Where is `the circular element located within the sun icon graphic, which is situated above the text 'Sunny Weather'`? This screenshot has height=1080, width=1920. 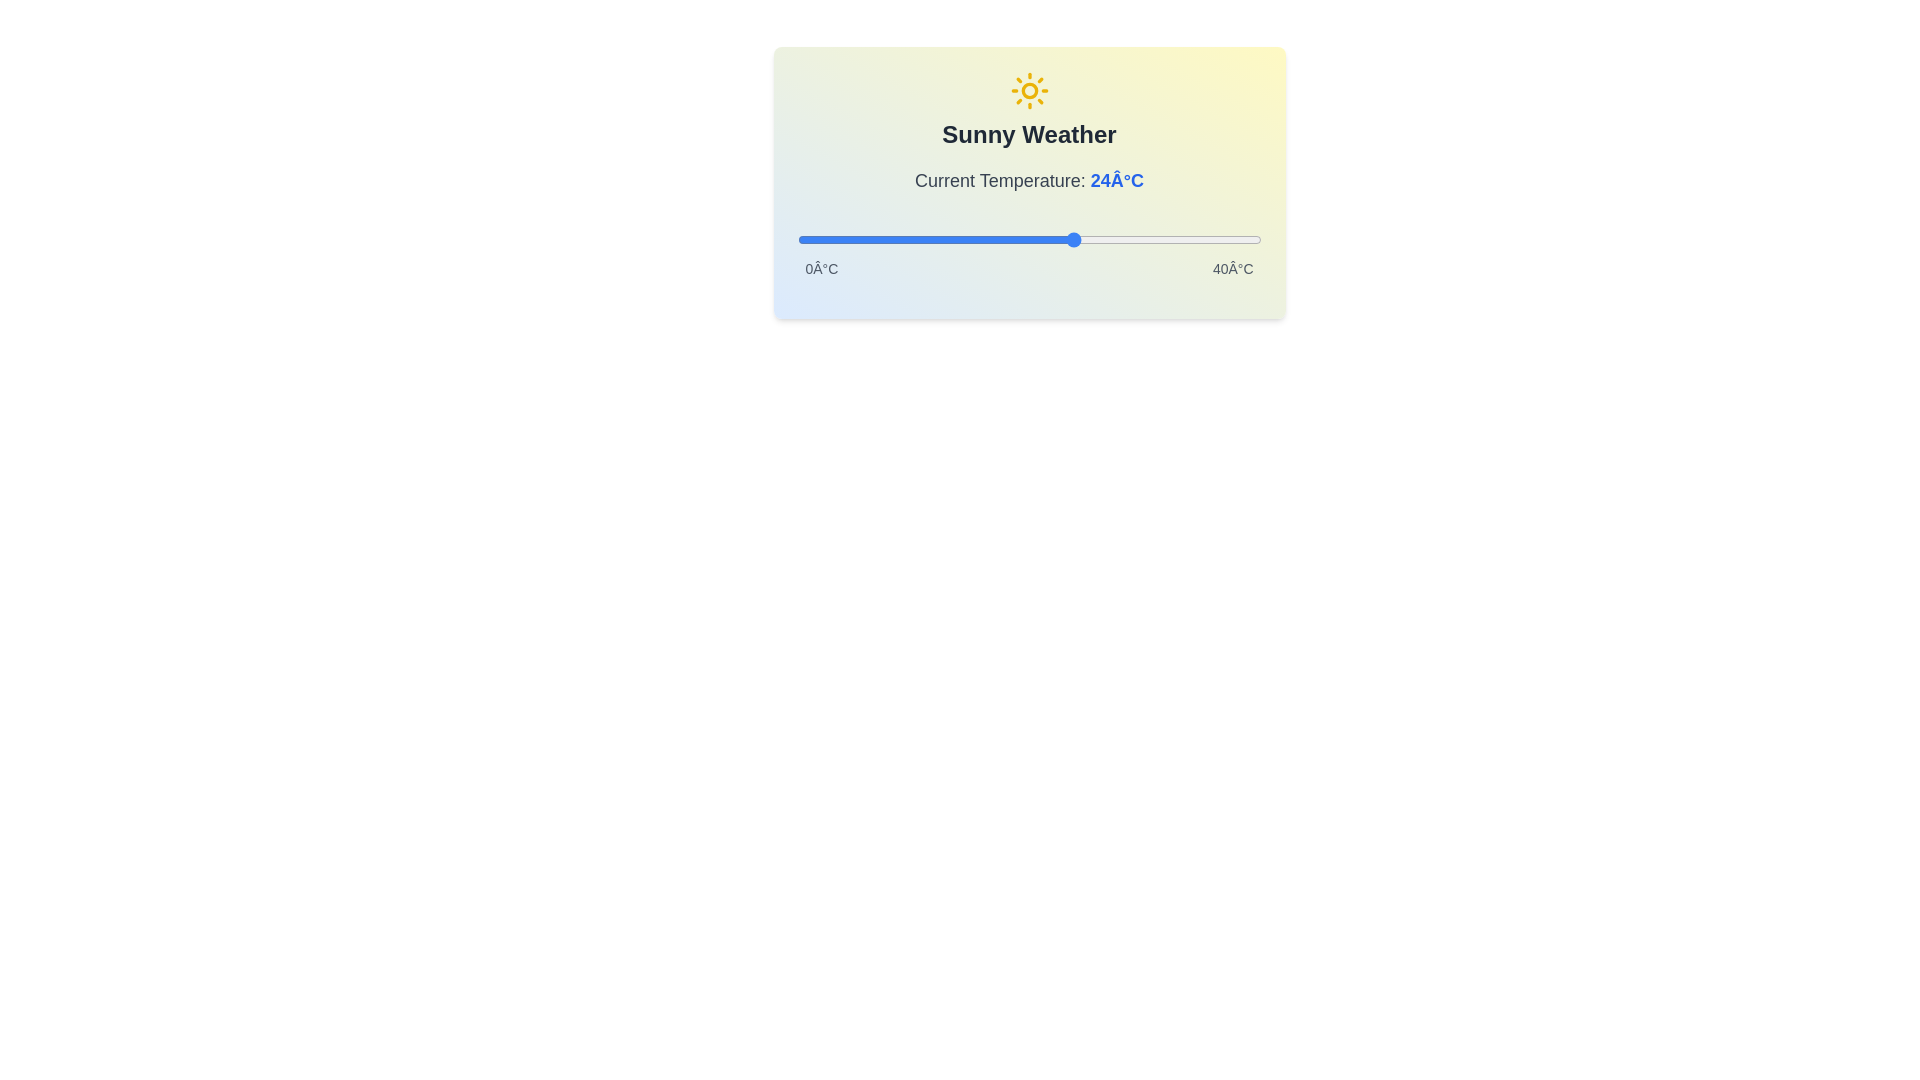
the circular element located within the sun icon graphic, which is situated above the text 'Sunny Weather' is located at coordinates (1029, 91).